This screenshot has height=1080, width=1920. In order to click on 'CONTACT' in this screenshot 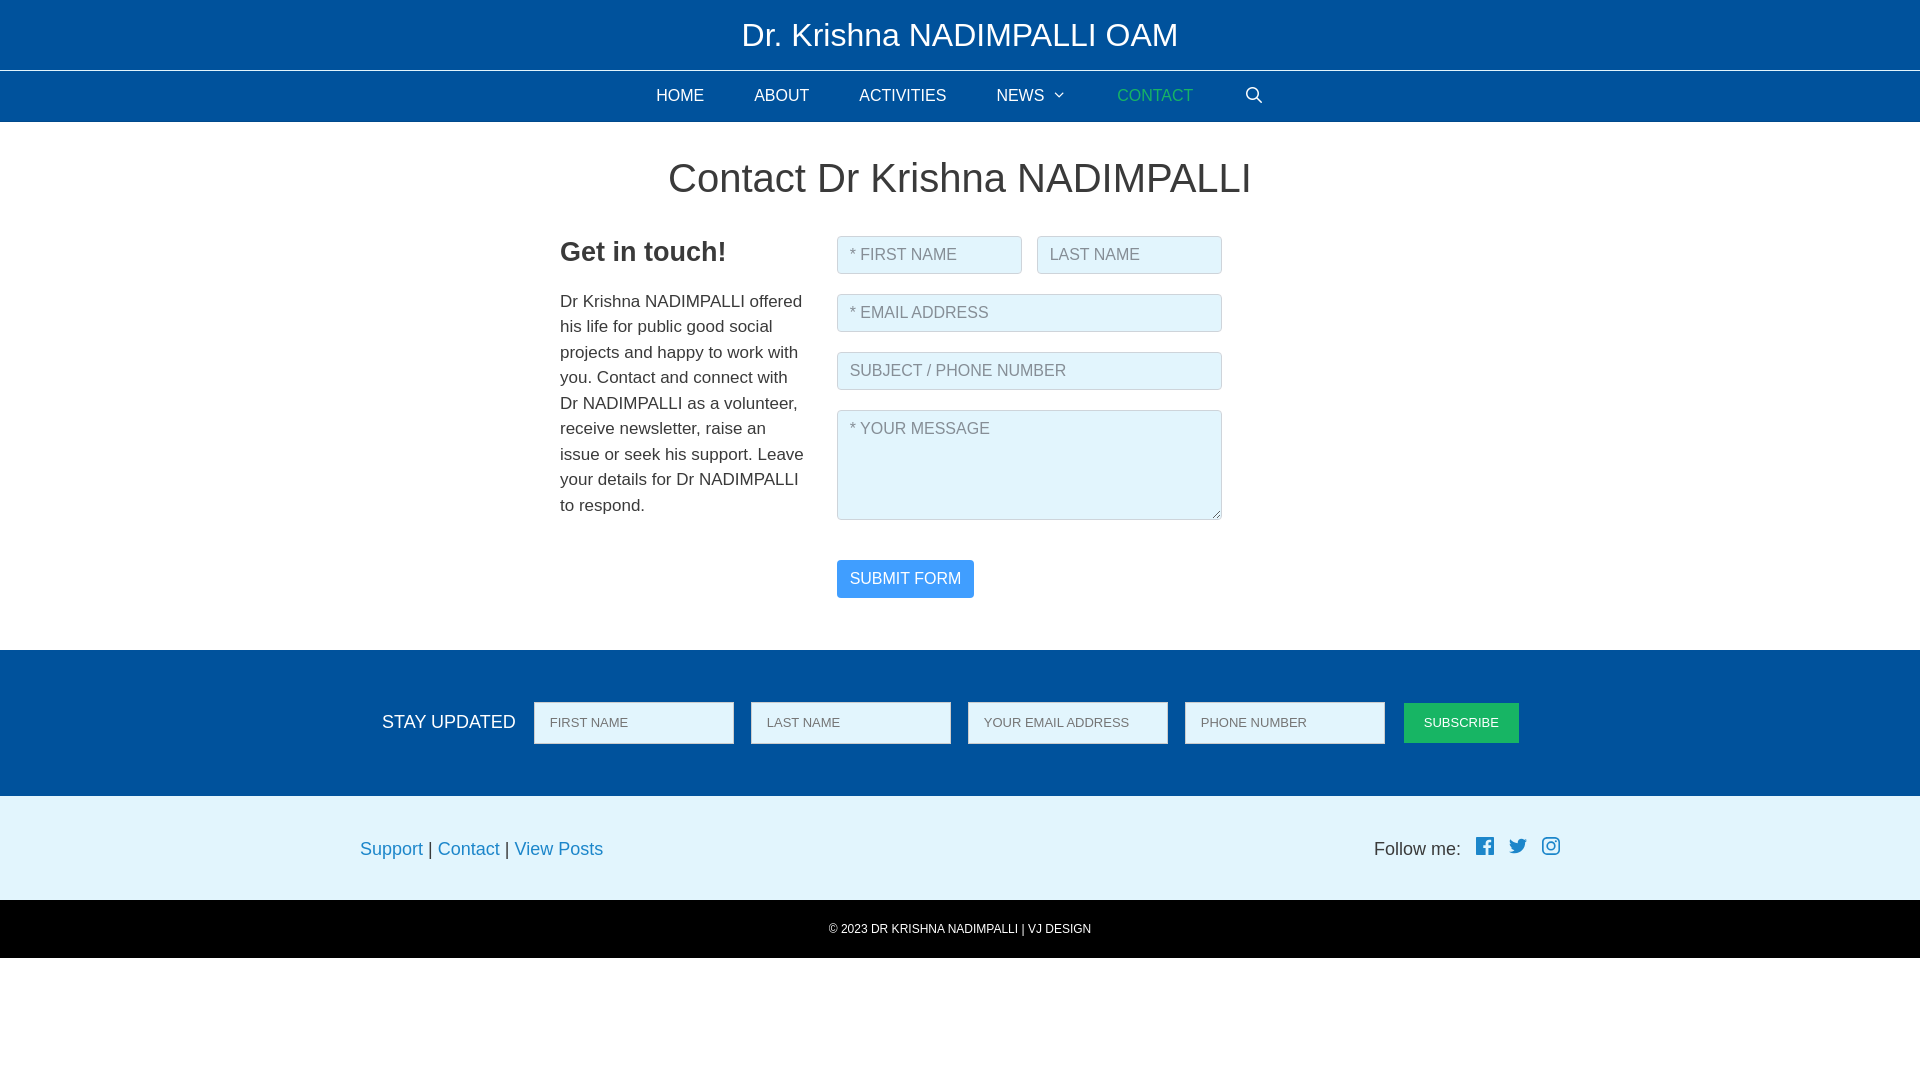, I will do `click(1155, 96)`.